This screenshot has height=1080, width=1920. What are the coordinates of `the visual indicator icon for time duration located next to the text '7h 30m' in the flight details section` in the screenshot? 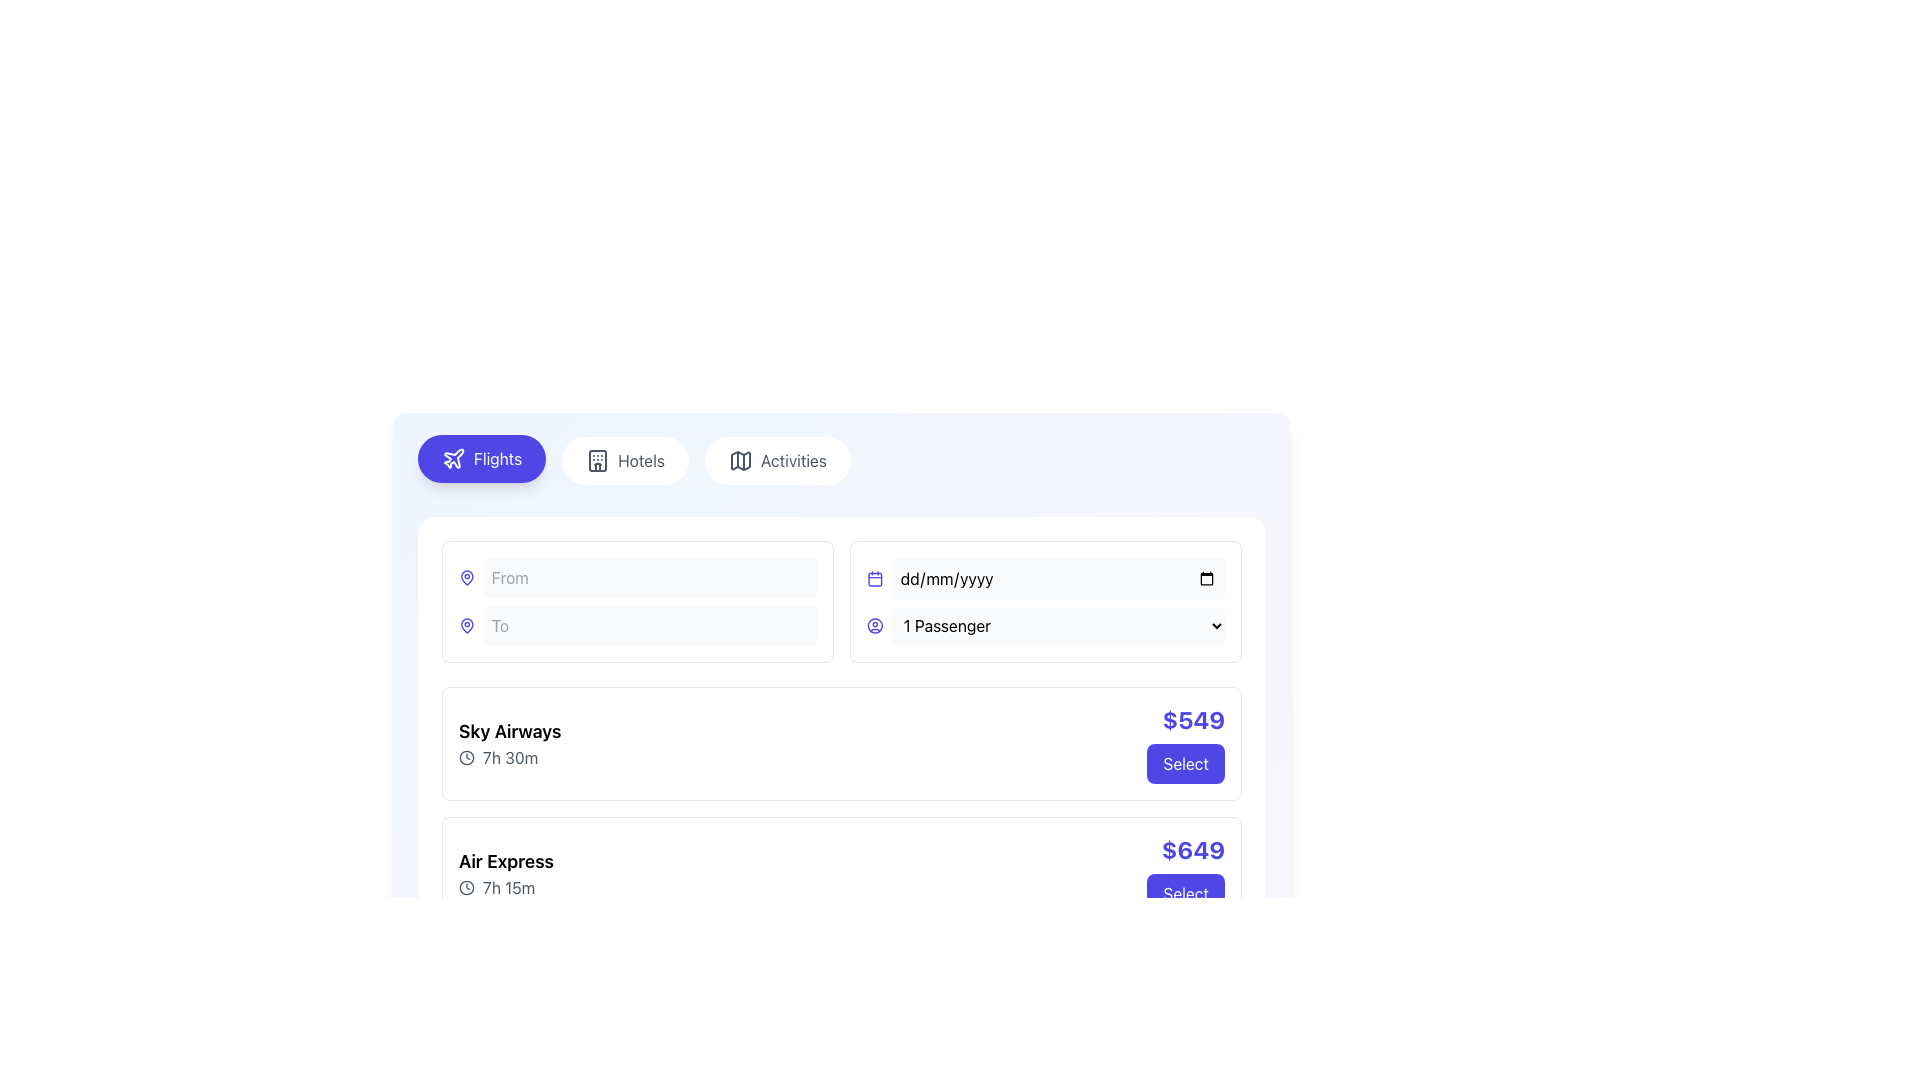 It's located at (465, 758).